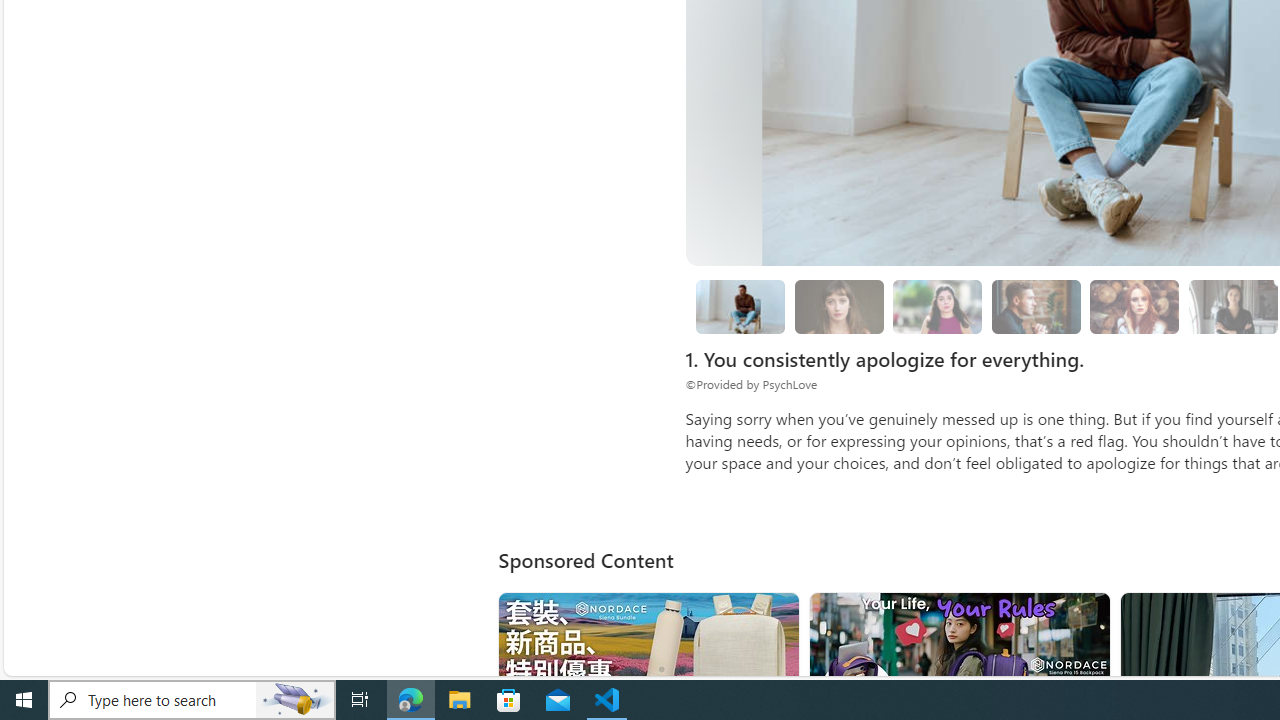  I want to click on '4. You can name and understand your feelings.', so click(937, 307).